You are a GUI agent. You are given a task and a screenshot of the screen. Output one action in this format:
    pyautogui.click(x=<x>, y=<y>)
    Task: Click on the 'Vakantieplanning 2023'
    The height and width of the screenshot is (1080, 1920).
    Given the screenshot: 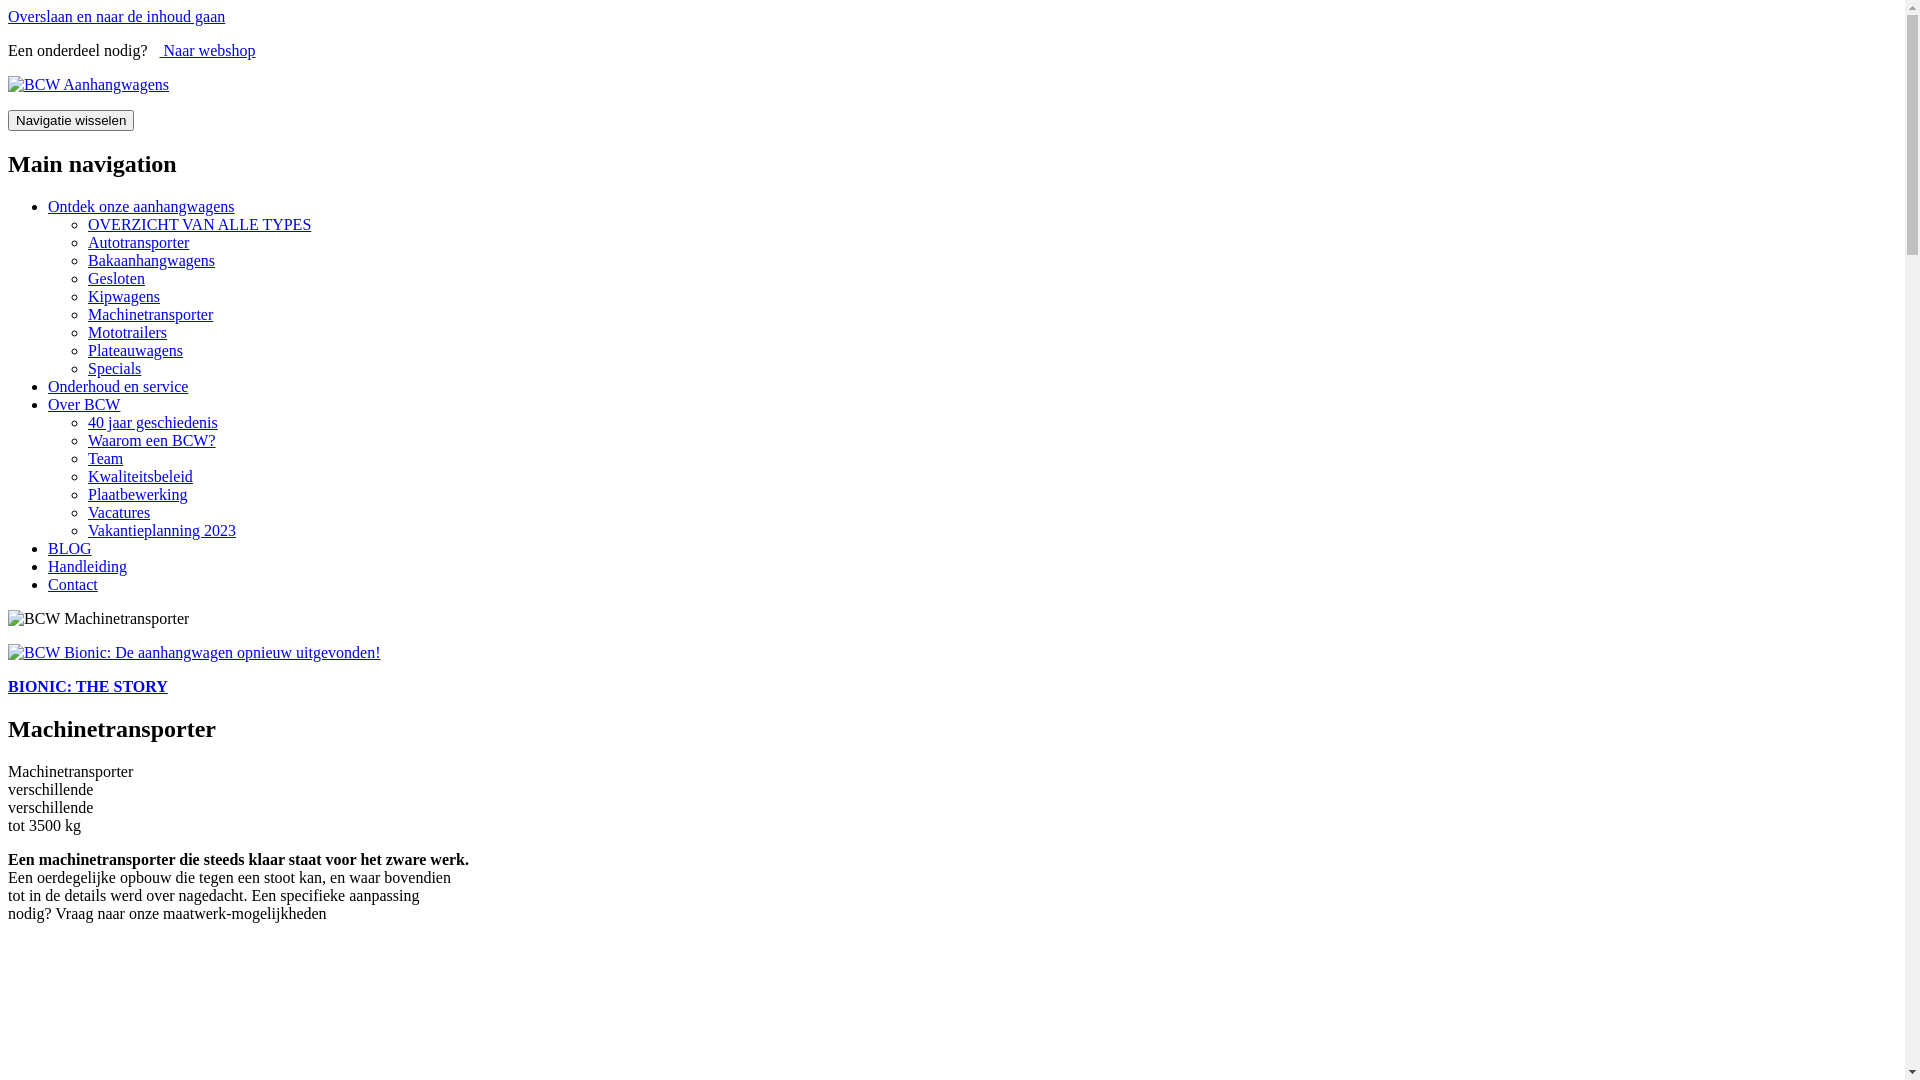 What is the action you would take?
    pyautogui.click(x=162, y=529)
    